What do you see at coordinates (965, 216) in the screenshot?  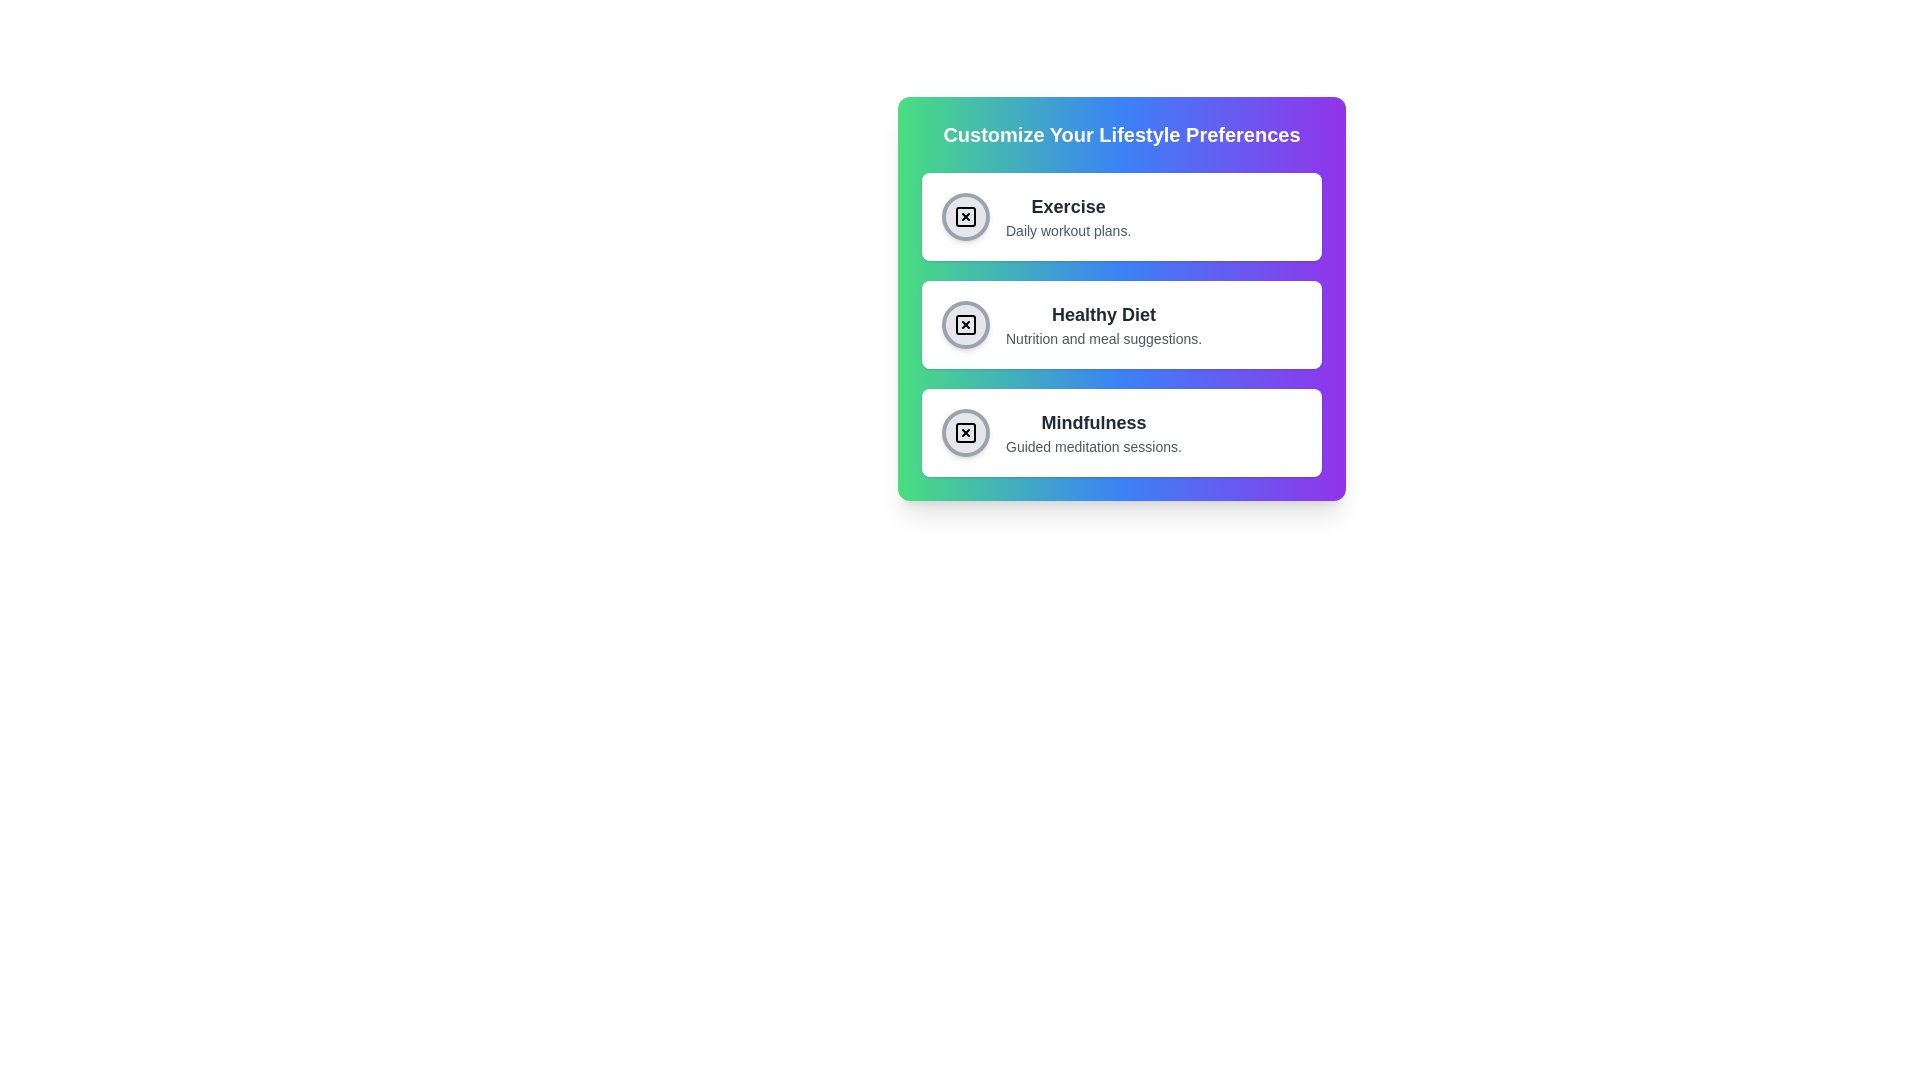 I see `the Icon button located to the left of the 'Exercise' text in the 'Customize Your Lifestyle Preferences' panel` at bounding box center [965, 216].